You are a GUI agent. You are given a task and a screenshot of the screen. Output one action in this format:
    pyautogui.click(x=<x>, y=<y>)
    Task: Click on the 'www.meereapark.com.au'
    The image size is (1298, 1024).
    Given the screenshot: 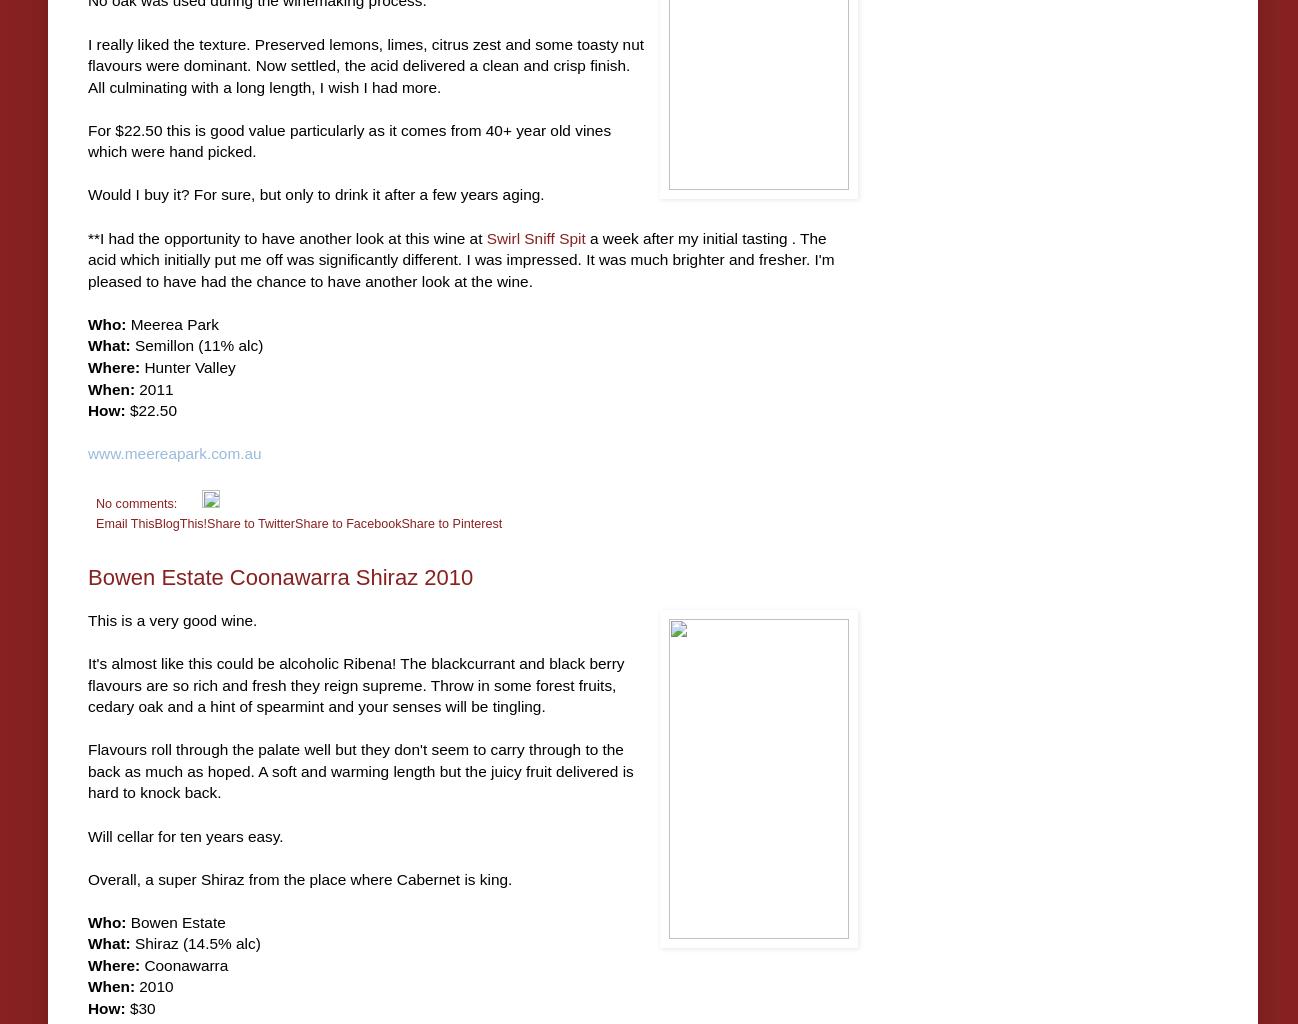 What is the action you would take?
    pyautogui.click(x=88, y=453)
    